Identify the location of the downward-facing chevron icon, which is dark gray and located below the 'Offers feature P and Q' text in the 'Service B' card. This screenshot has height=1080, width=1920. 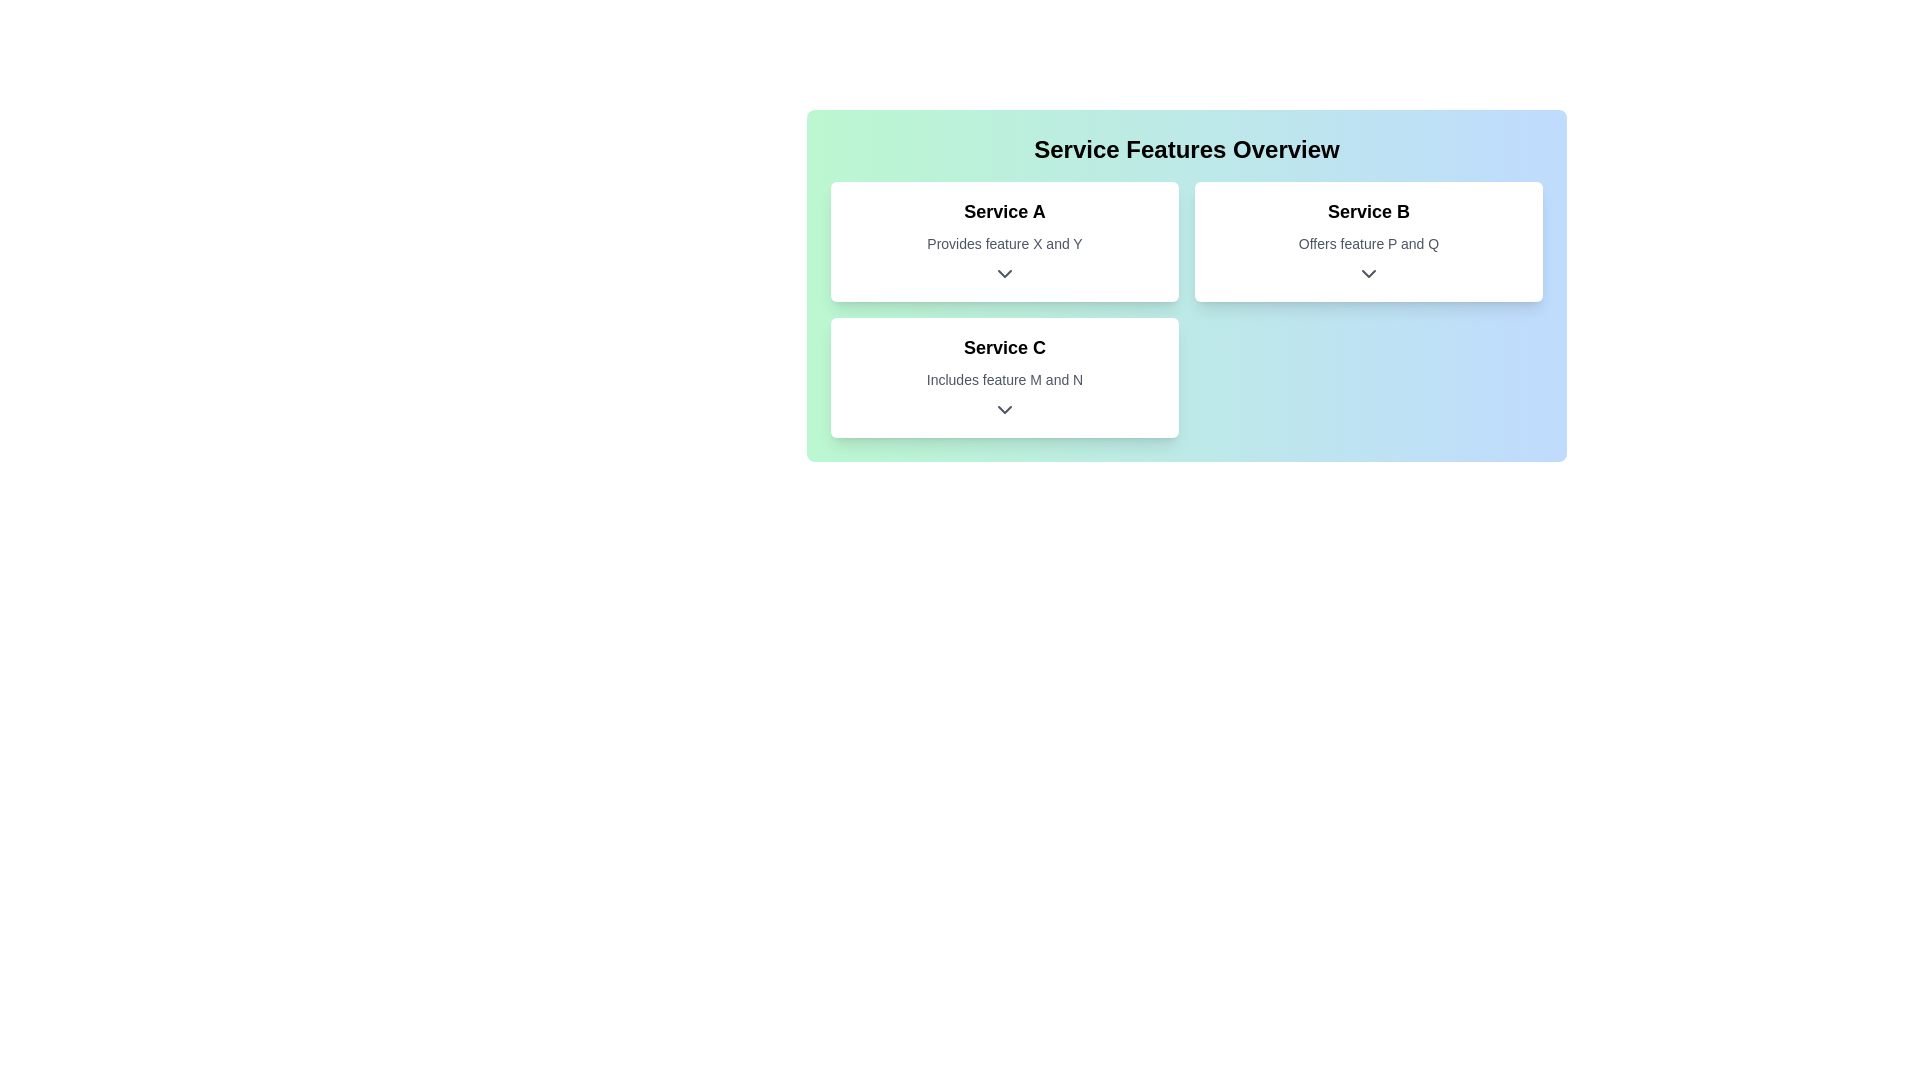
(1367, 273).